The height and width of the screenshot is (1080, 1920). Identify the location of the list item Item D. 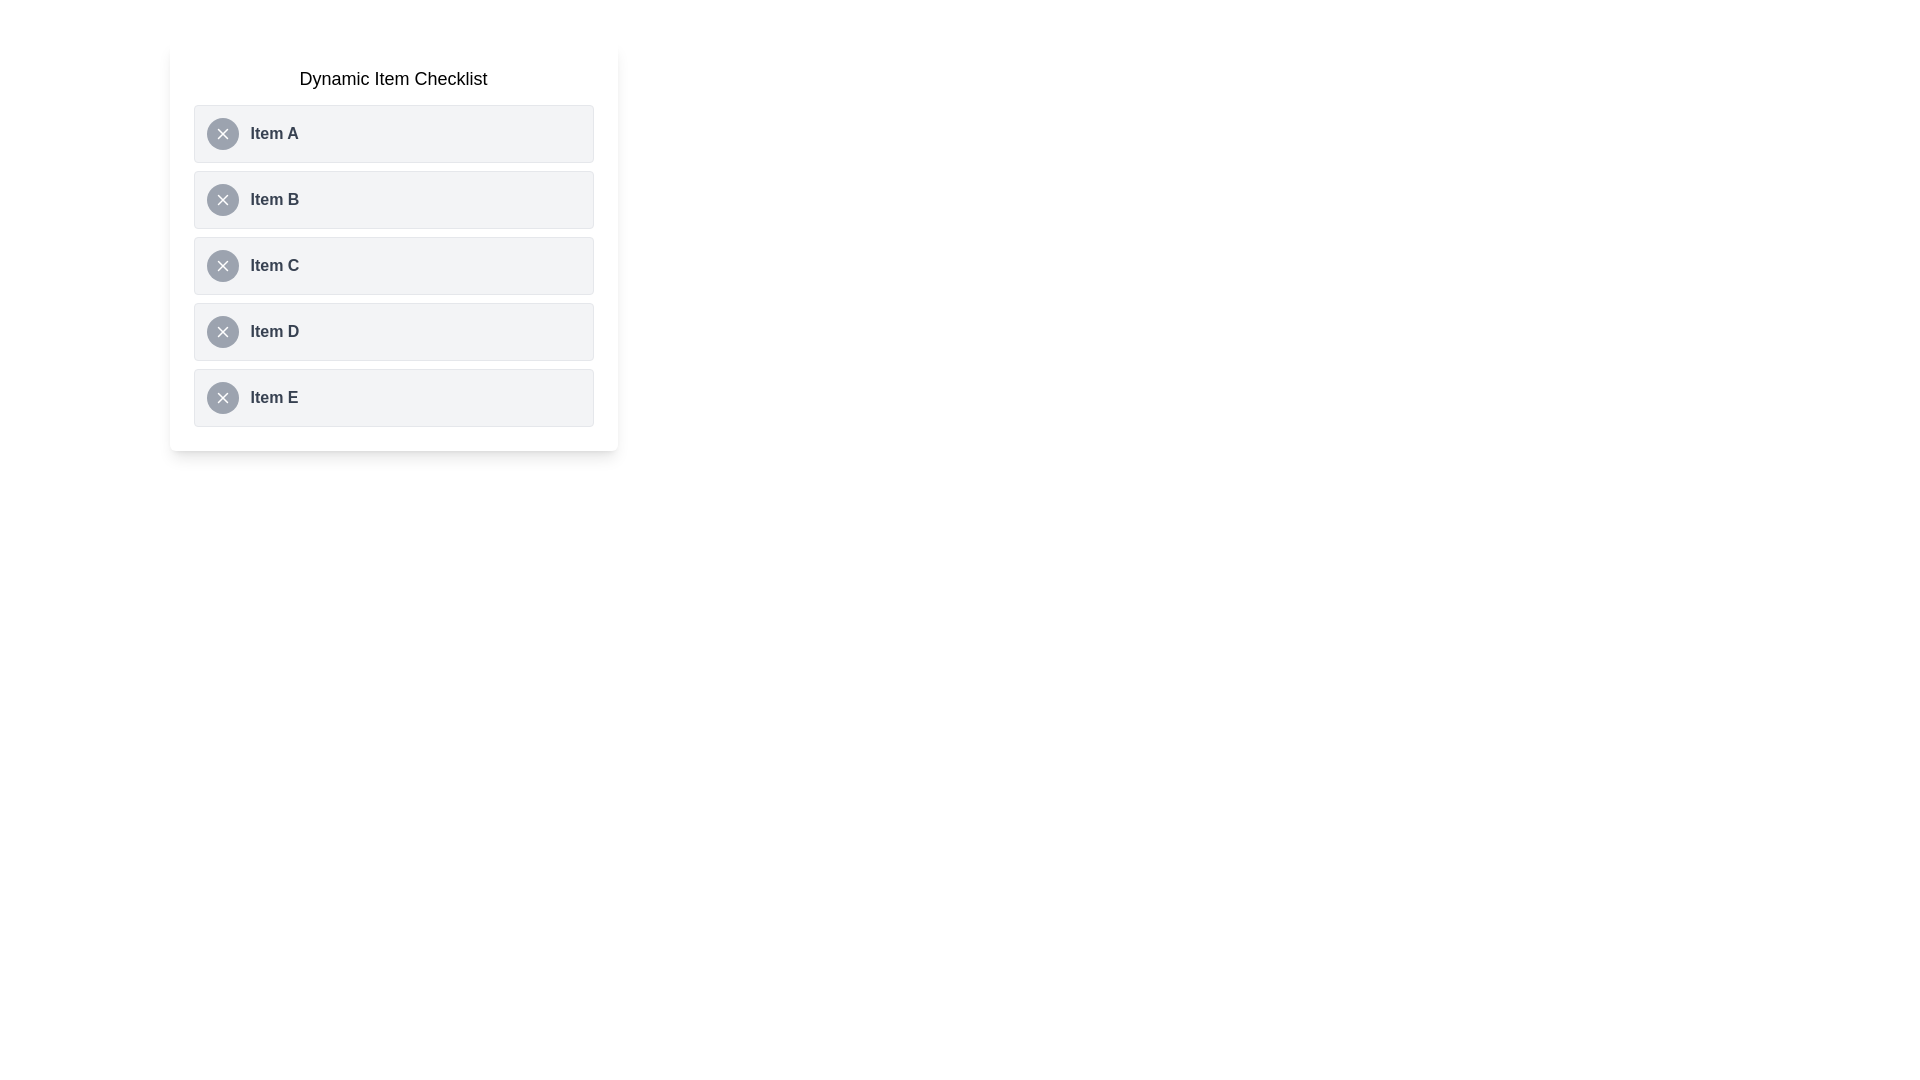
(393, 330).